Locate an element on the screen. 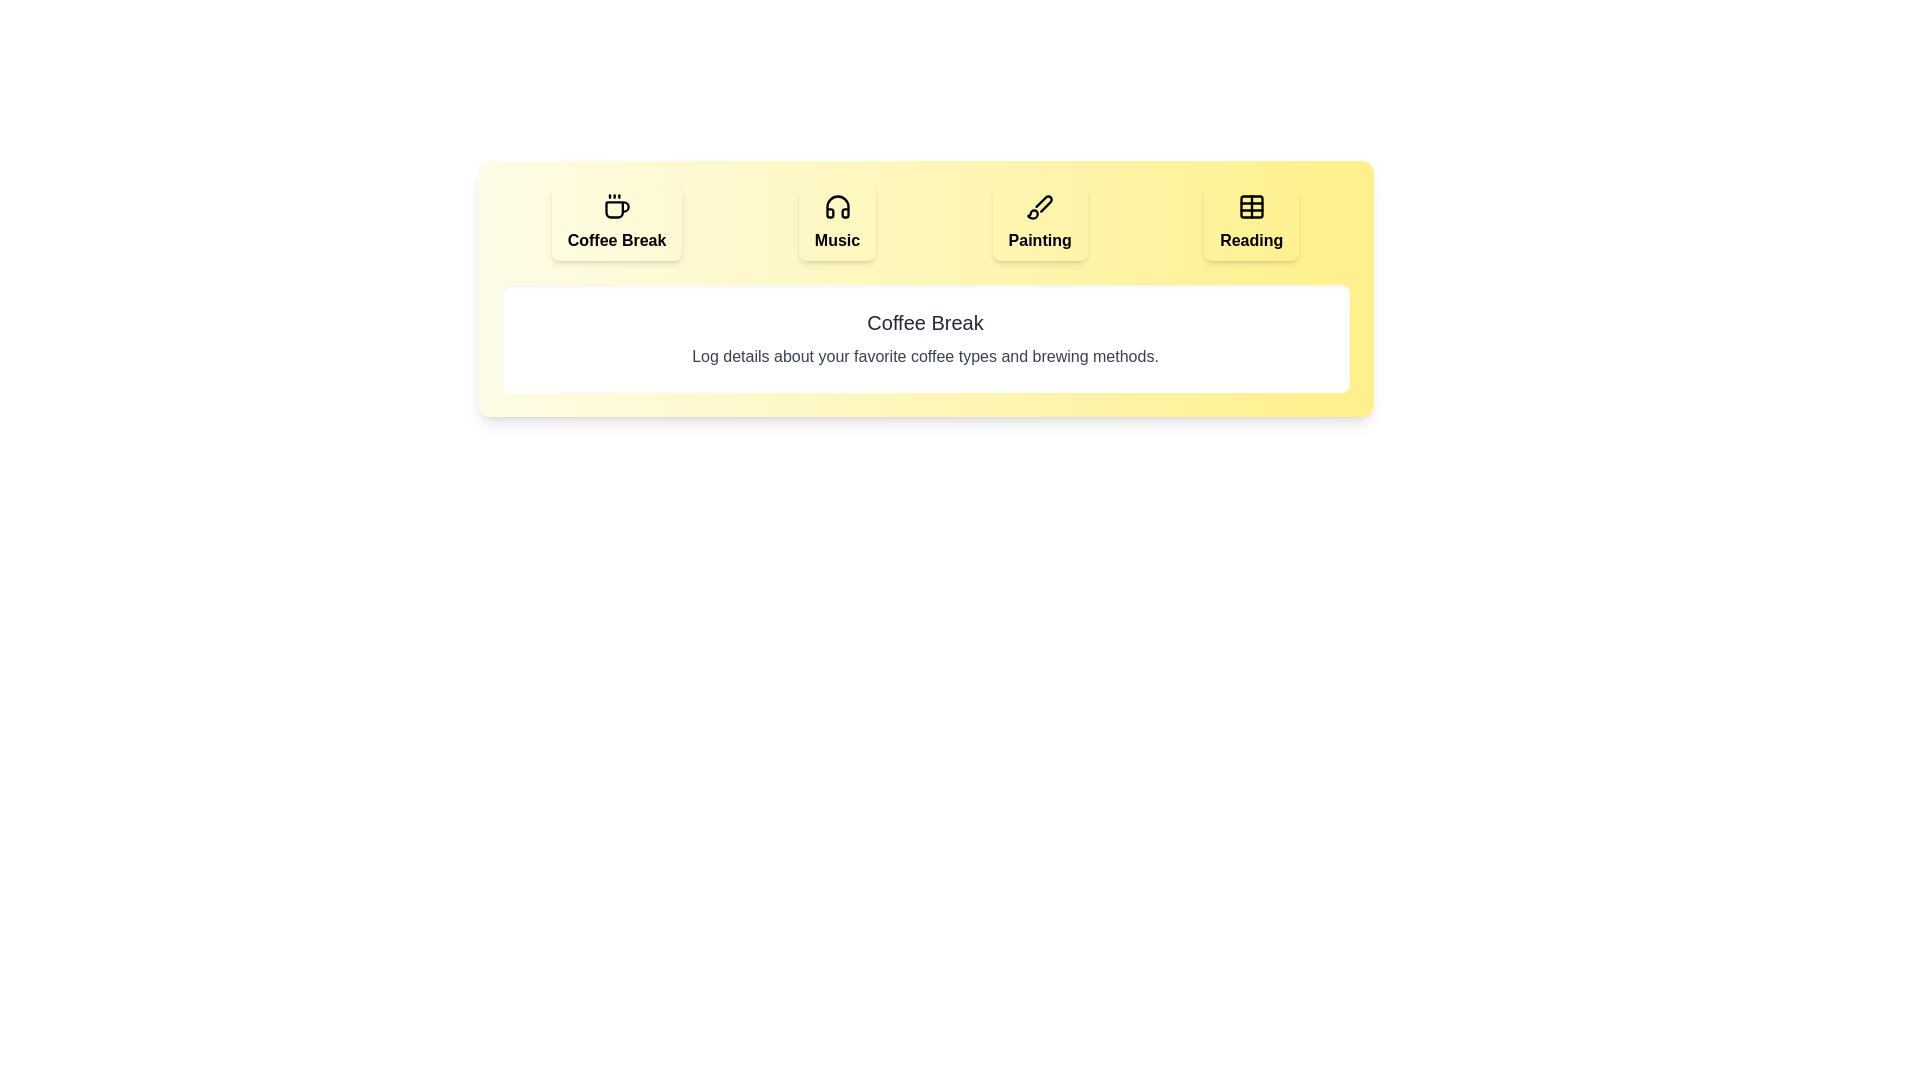 The height and width of the screenshot is (1080, 1920). 'Painting' text label, which is styled in bold font and positioned below a brush icon within a button-like component is located at coordinates (1040, 239).